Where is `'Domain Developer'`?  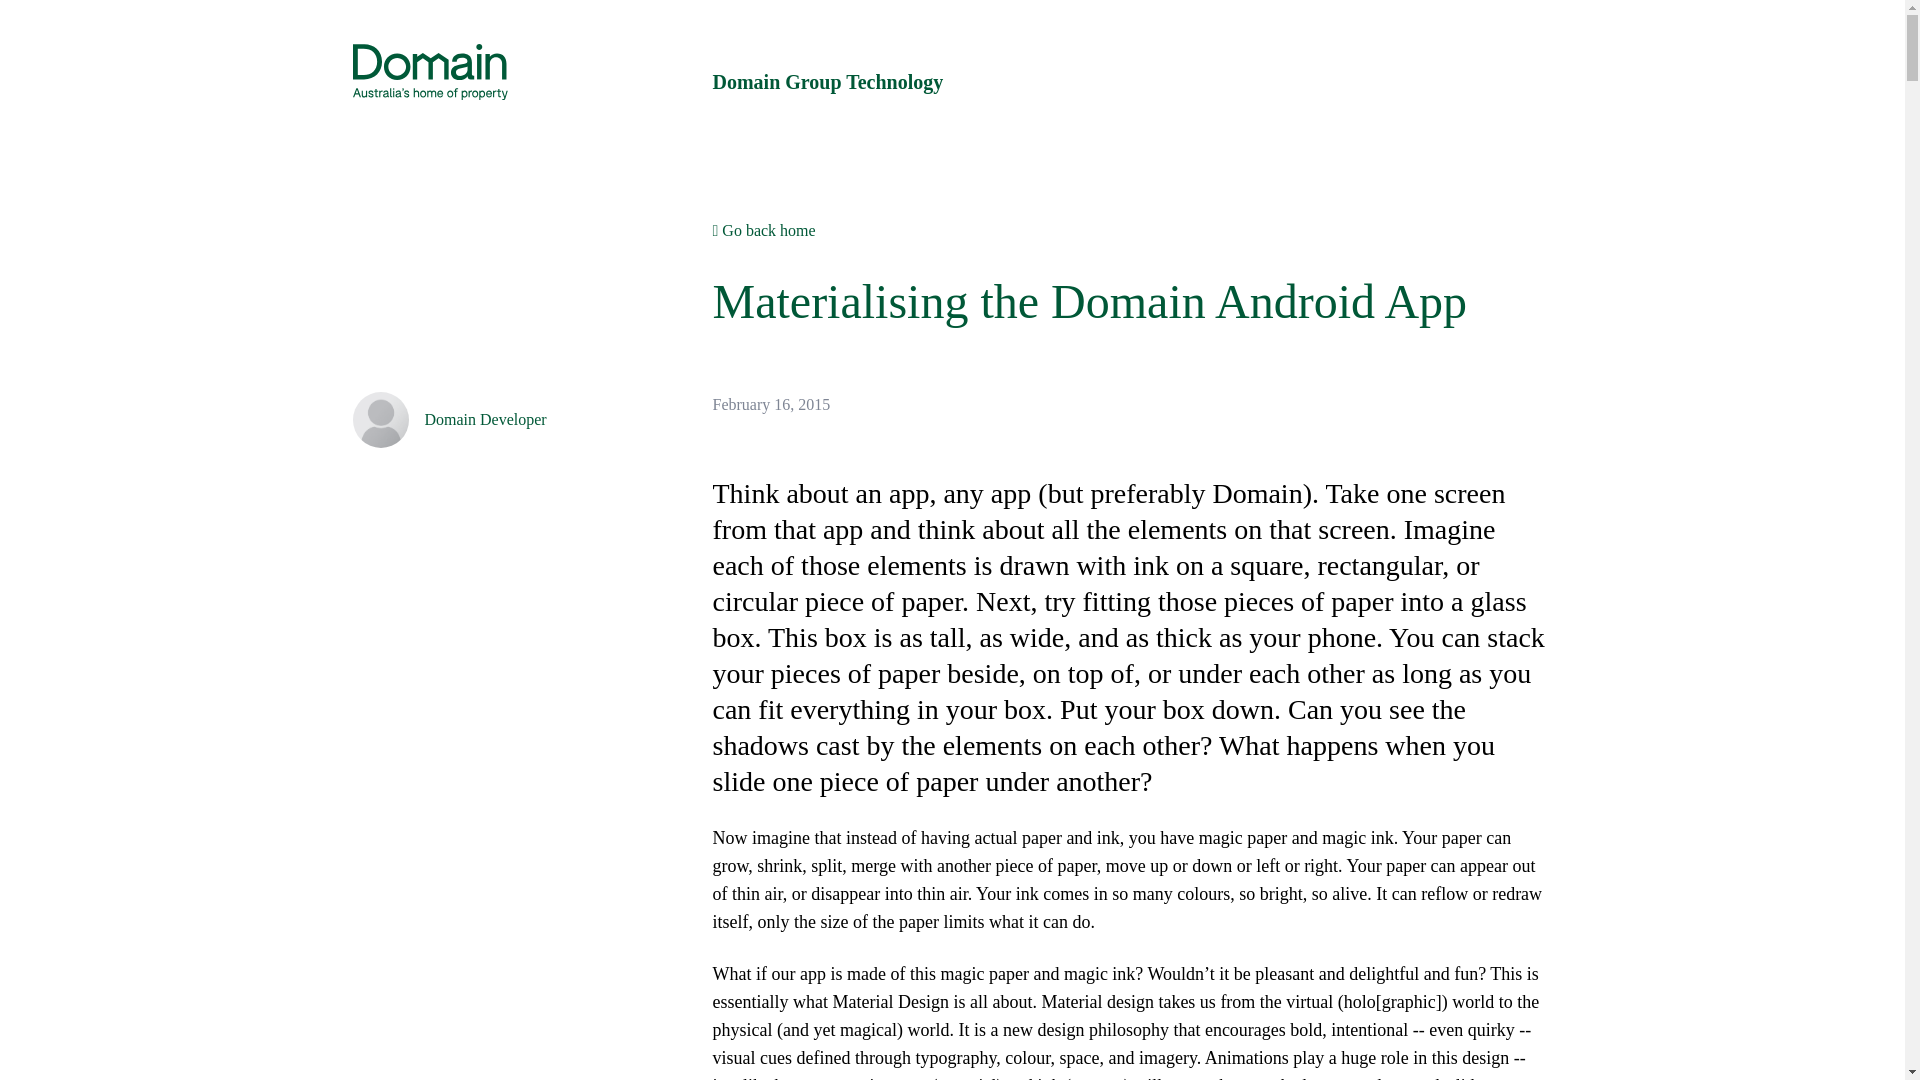 'Domain Developer' is located at coordinates (484, 418).